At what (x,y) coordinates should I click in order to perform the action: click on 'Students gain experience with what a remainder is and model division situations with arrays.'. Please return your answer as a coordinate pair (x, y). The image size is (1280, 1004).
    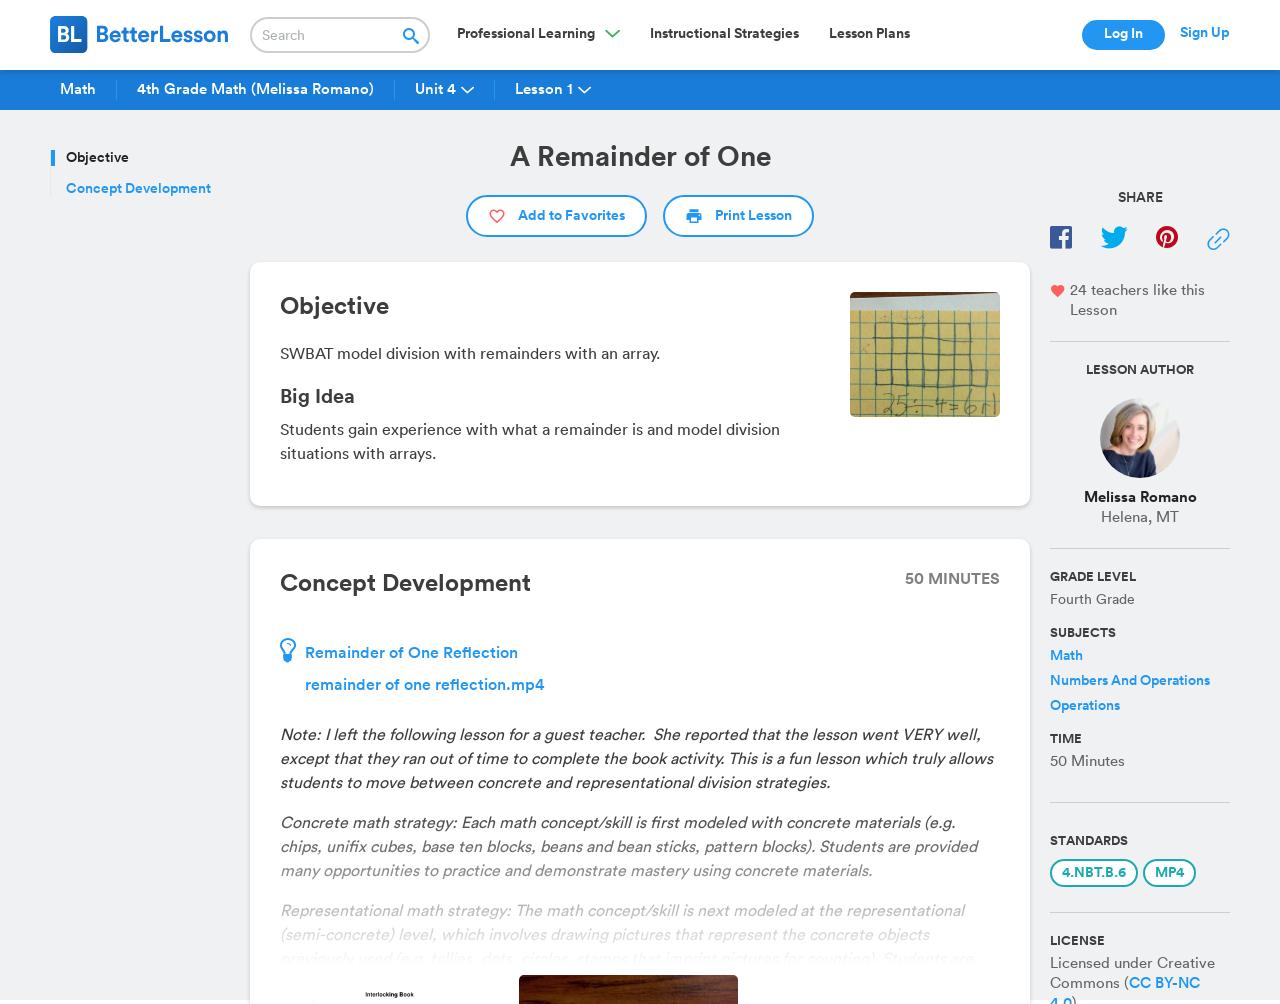
    Looking at the image, I should click on (530, 440).